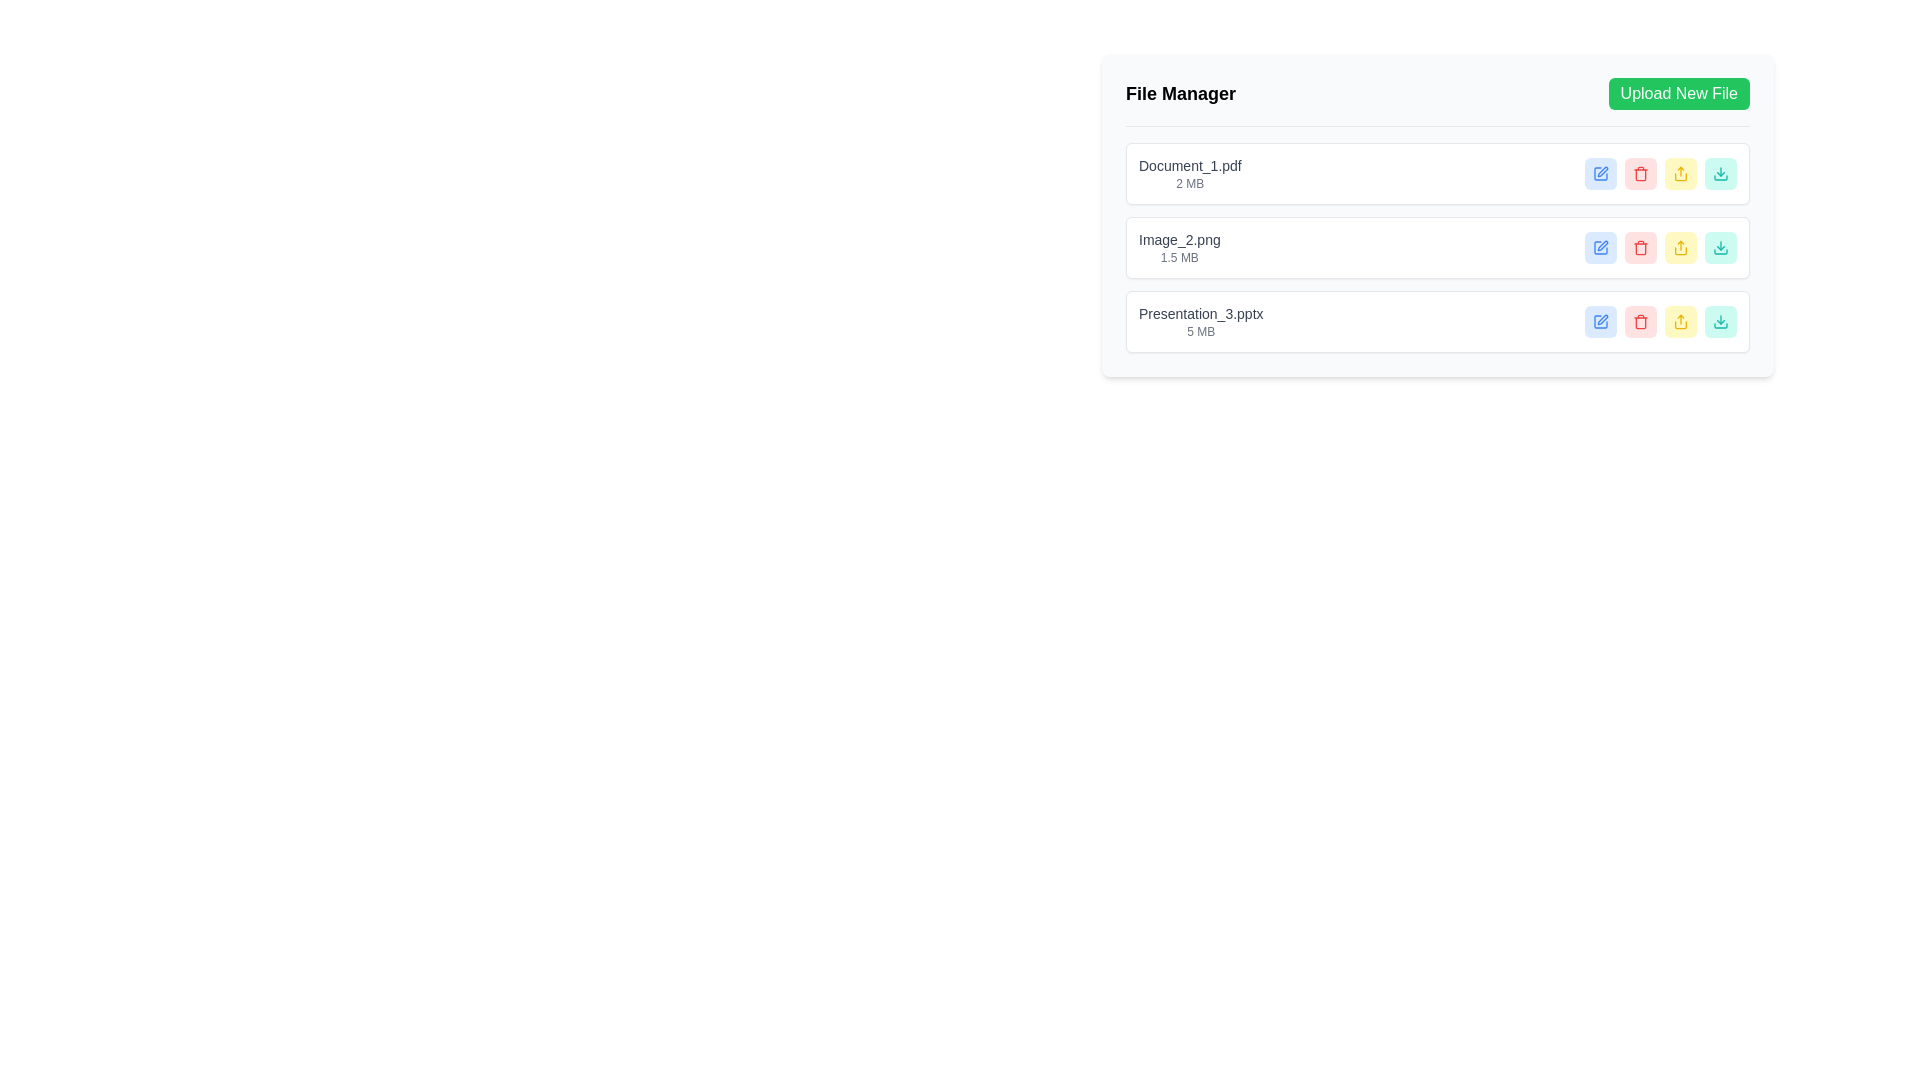  What do you see at coordinates (1680, 172) in the screenshot?
I see `the rectangular button with a yellow background and yellow text featuring a share icon, which is the fourth button from the left in the 'File Manager' section` at bounding box center [1680, 172].